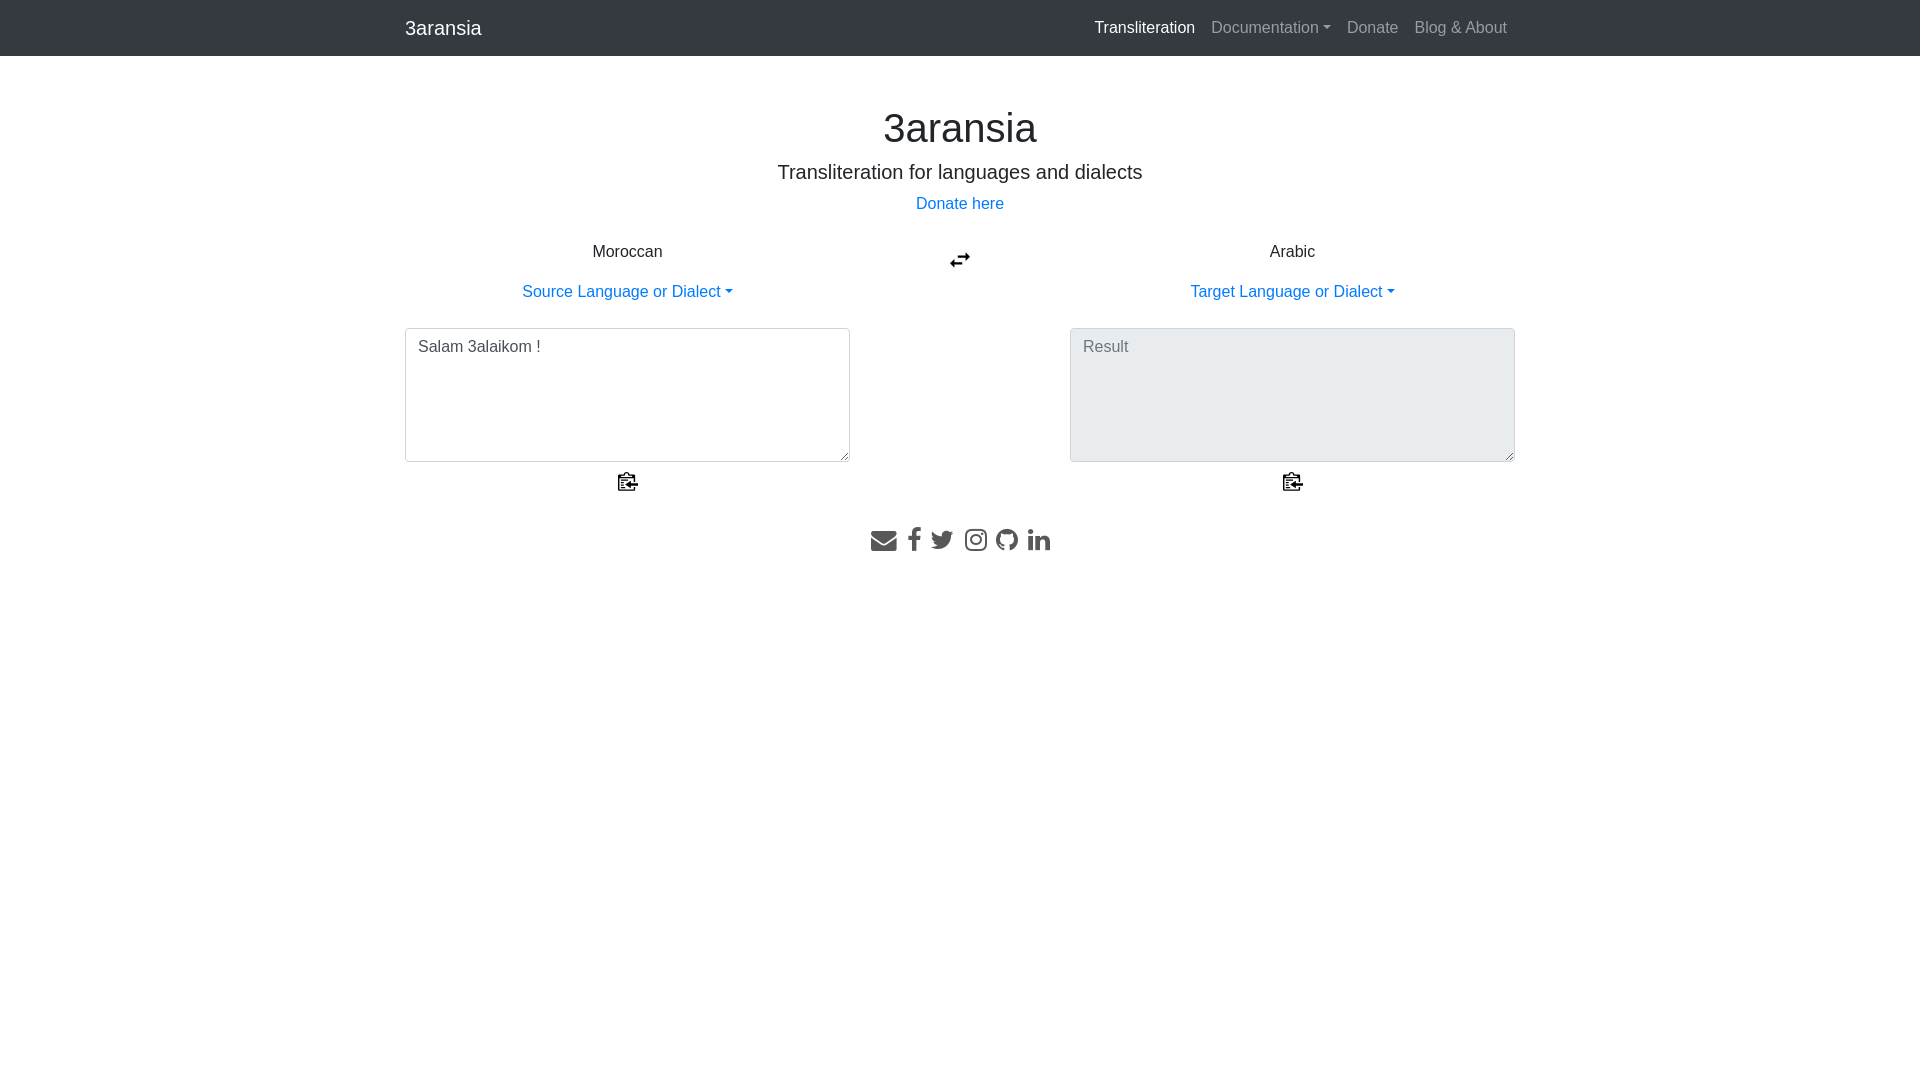 This screenshot has height=1080, width=1920. What do you see at coordinates (1405, 27) in the screenshot?
I see `'Blog & About'` at bounding box center [1405, 27].